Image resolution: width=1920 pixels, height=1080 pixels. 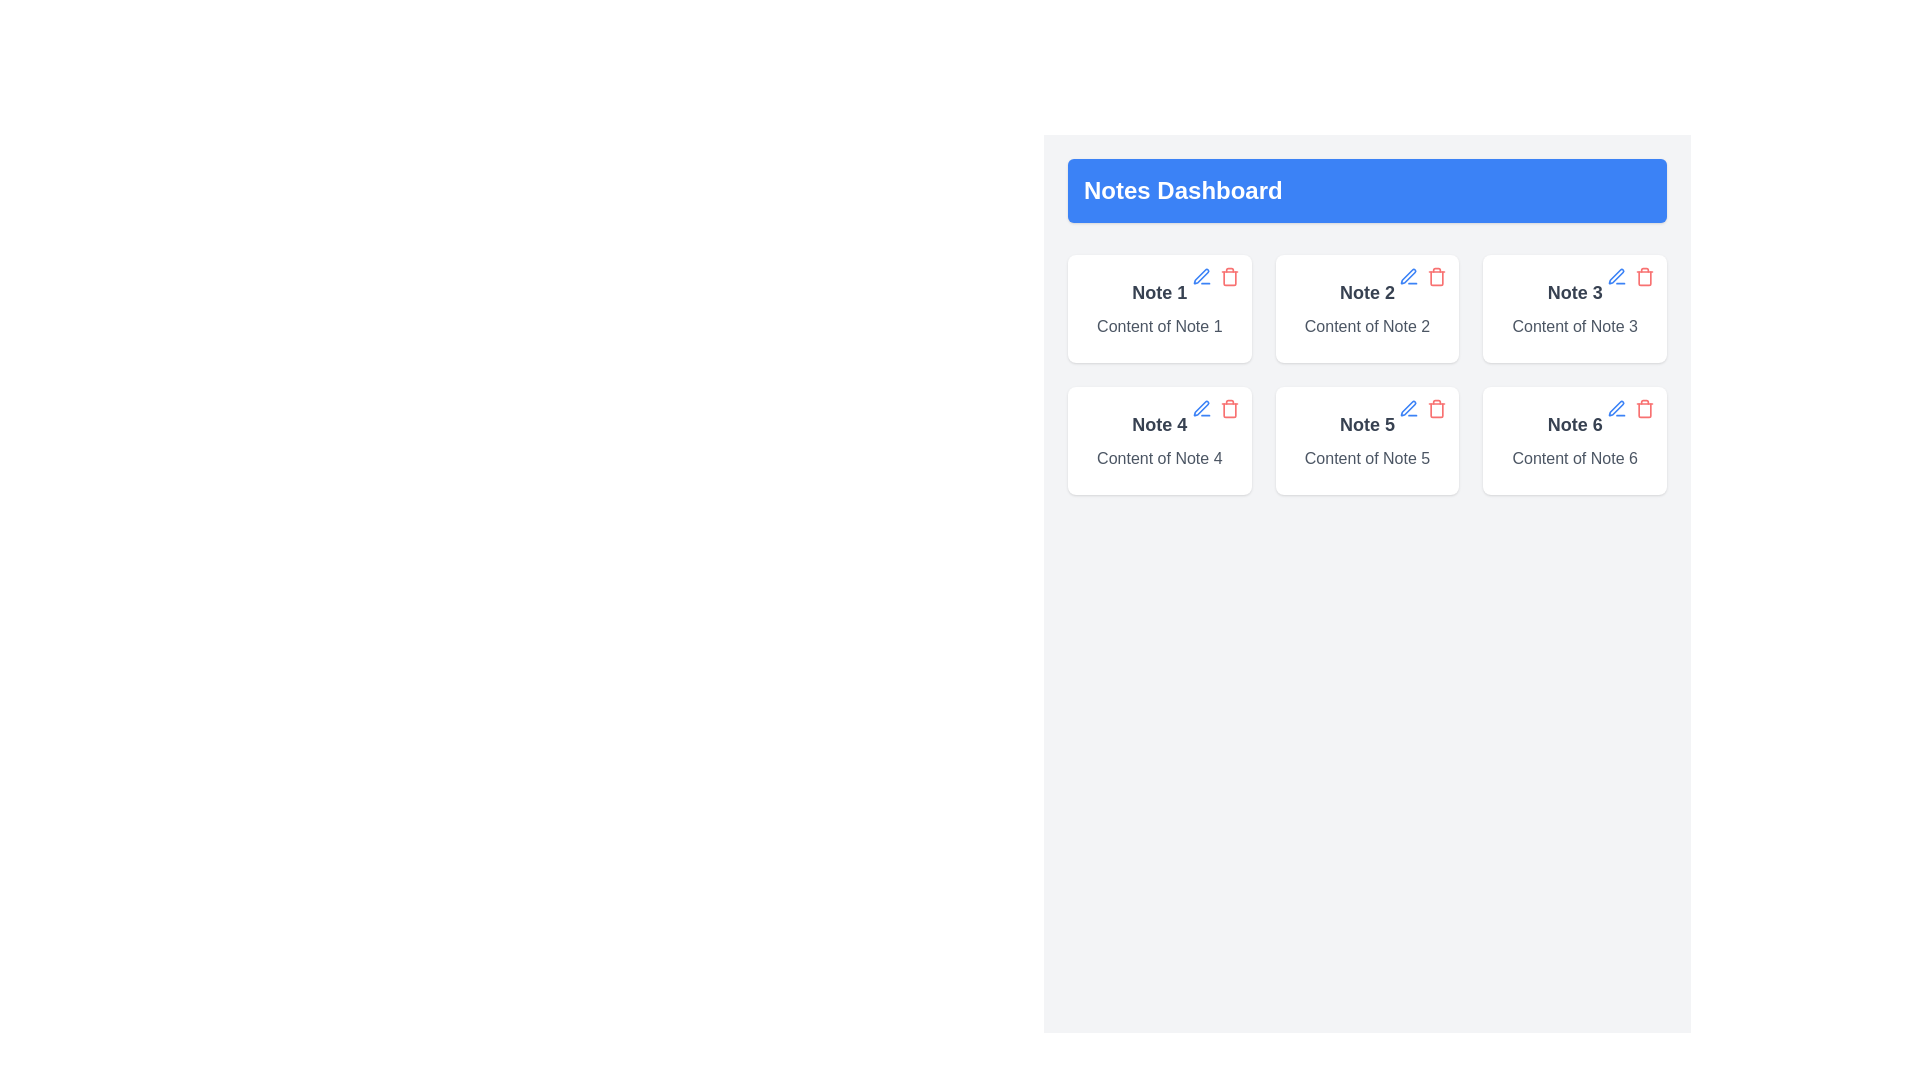 What do you see at coordinates (1159, 308) in the screenshot?
I see `the first Card component in the Notes Dashboard grid, which provides quick access to a note's title and description` at bounding box center [1159, 308].